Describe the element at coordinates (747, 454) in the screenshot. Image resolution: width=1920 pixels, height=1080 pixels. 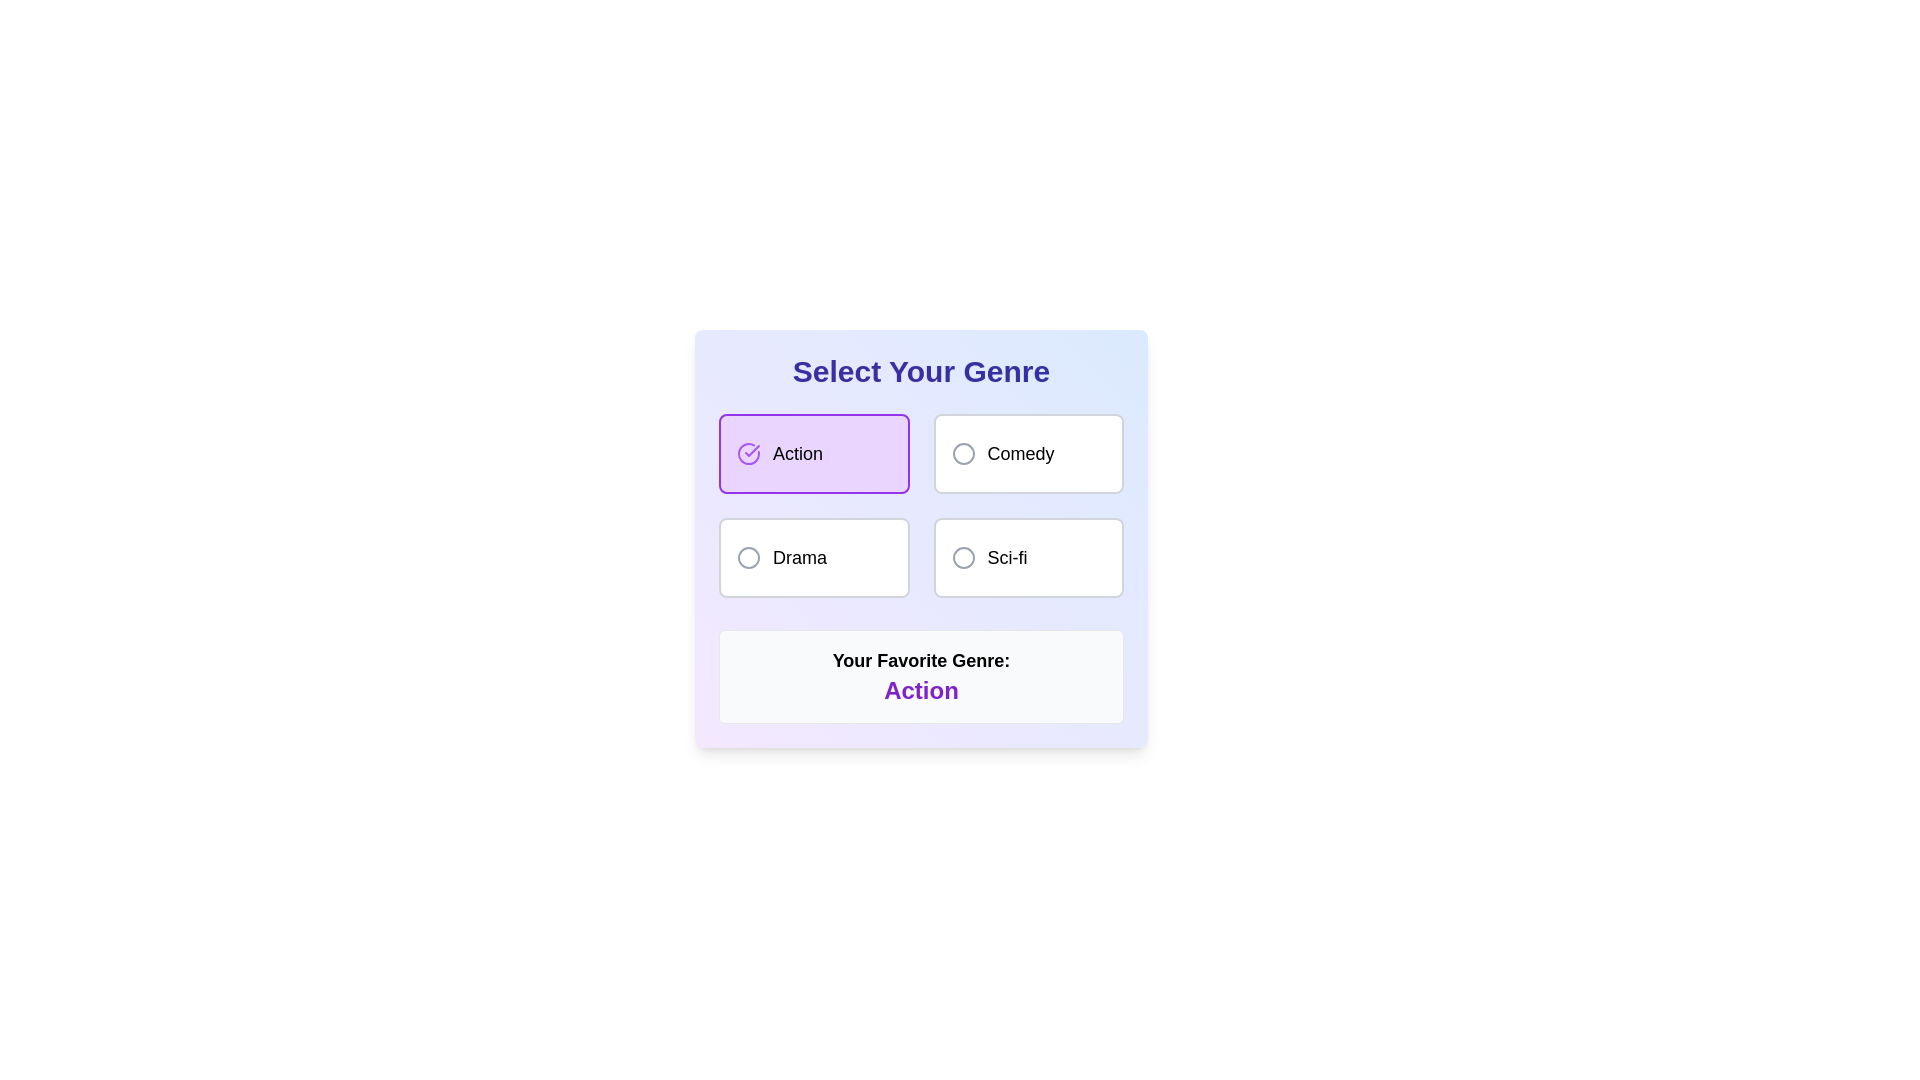
I see `the purple circular checkmark icon located within the 'Action' button in the 'Select Your Genre' interface` at that location.